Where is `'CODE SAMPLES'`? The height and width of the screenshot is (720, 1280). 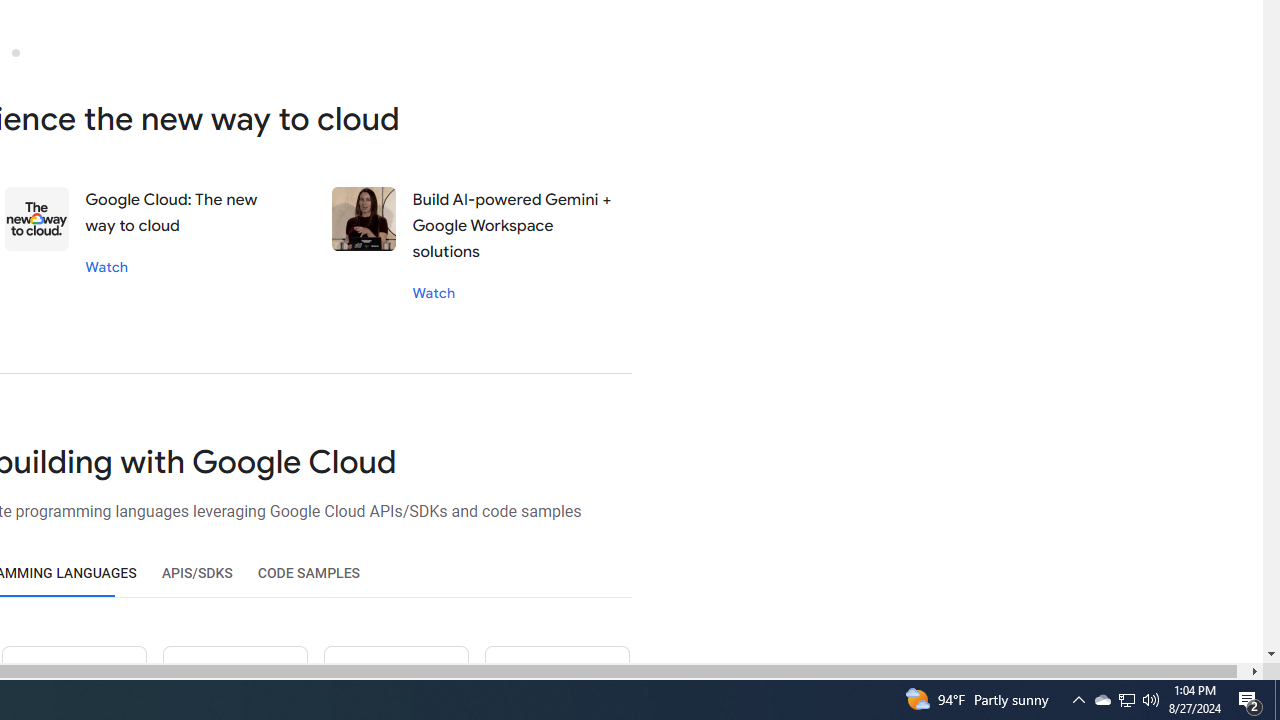 'CODE SAMPLES' is located at coordinates (308, 573).